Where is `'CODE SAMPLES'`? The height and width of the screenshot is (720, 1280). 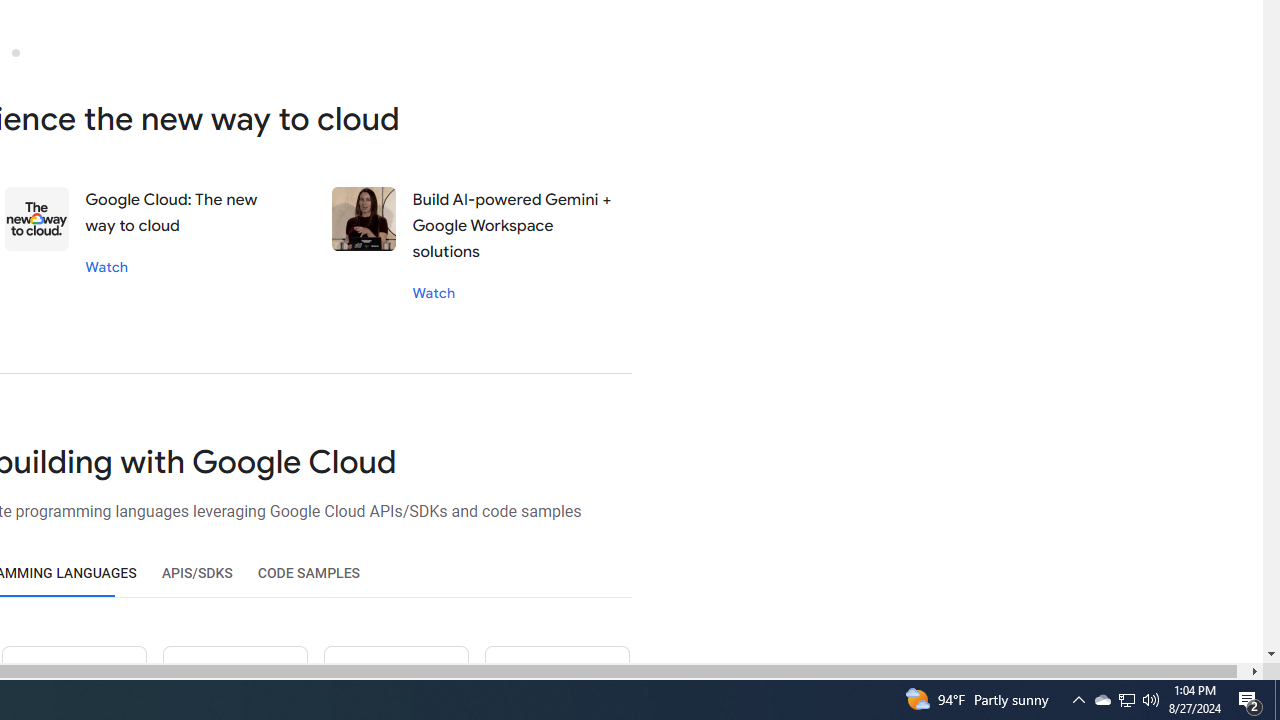 'CODE SAMPLES' is located at coordinates (308, 573).